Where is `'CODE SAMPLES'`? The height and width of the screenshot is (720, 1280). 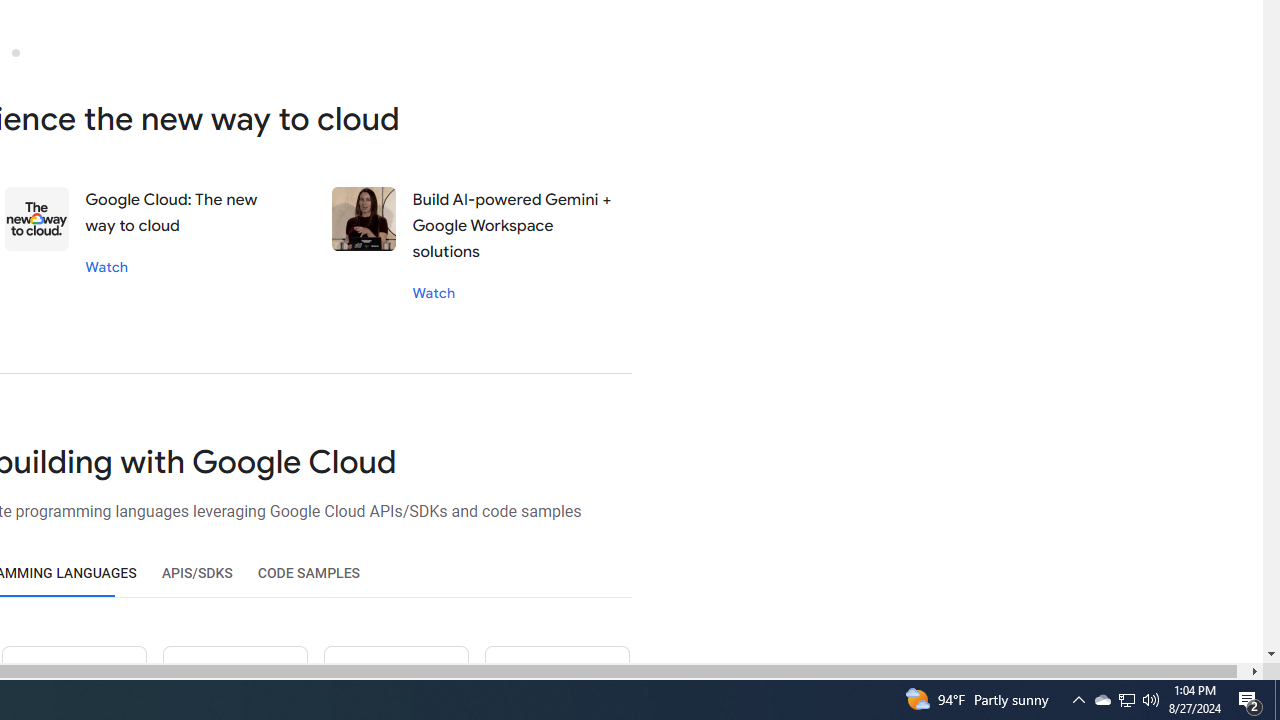 'CODE SAMPLES' is located at coordinates (308, 573).